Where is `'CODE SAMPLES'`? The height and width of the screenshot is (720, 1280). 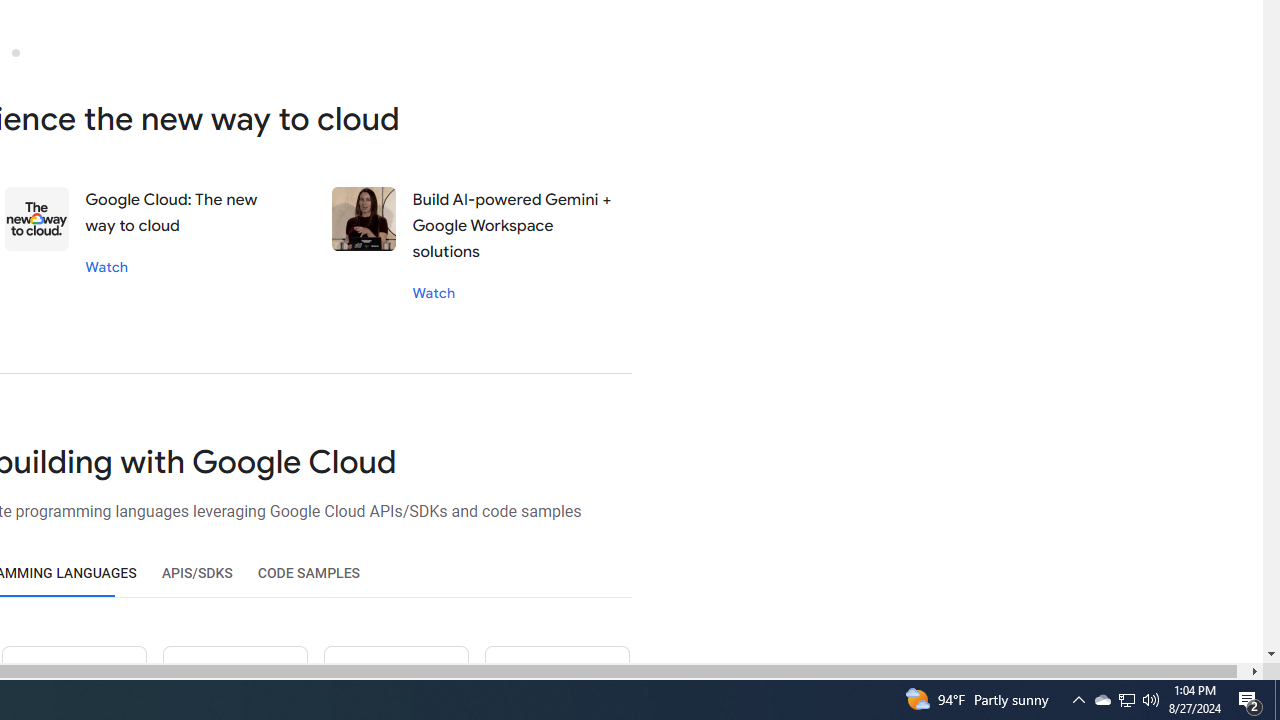 'CODE SAMPLES' is located at coordinates (308, 573).